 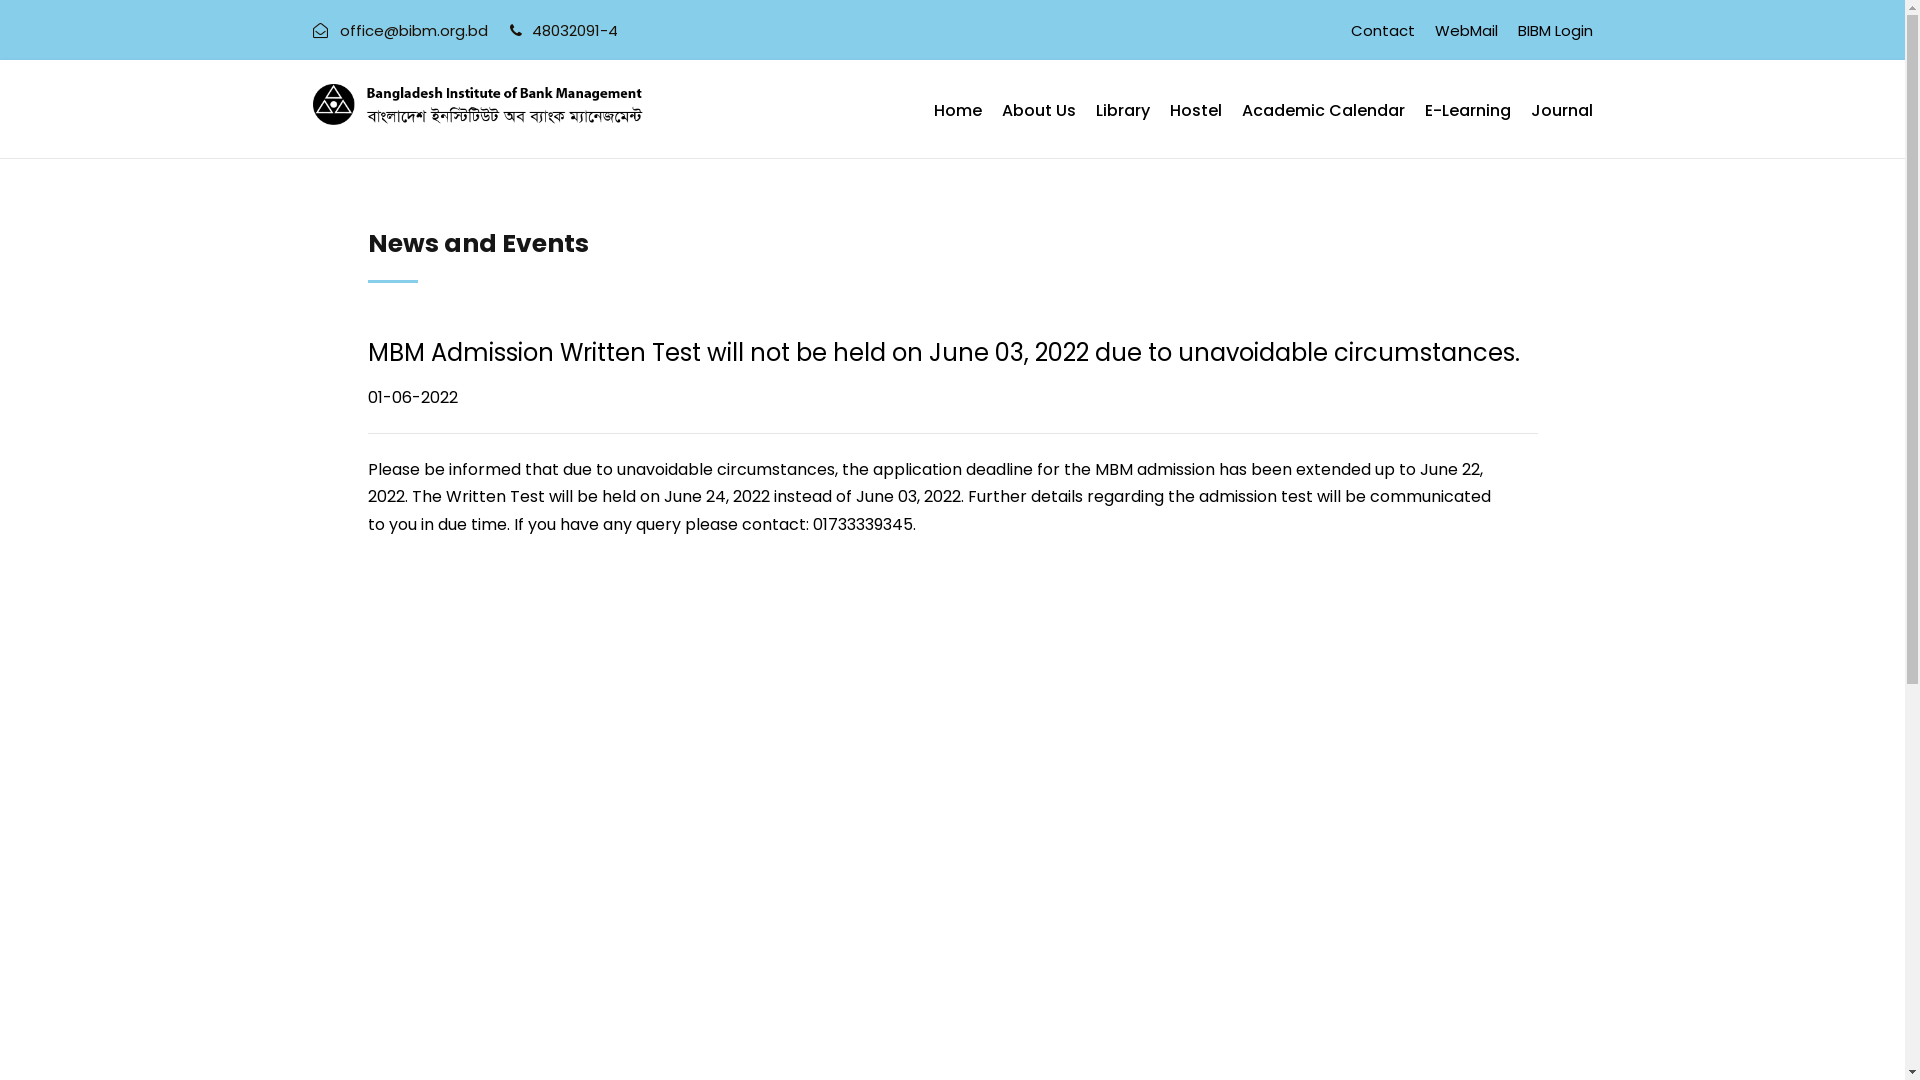 I want to click on 'BIBM Login', so click(x=1517, y=39).